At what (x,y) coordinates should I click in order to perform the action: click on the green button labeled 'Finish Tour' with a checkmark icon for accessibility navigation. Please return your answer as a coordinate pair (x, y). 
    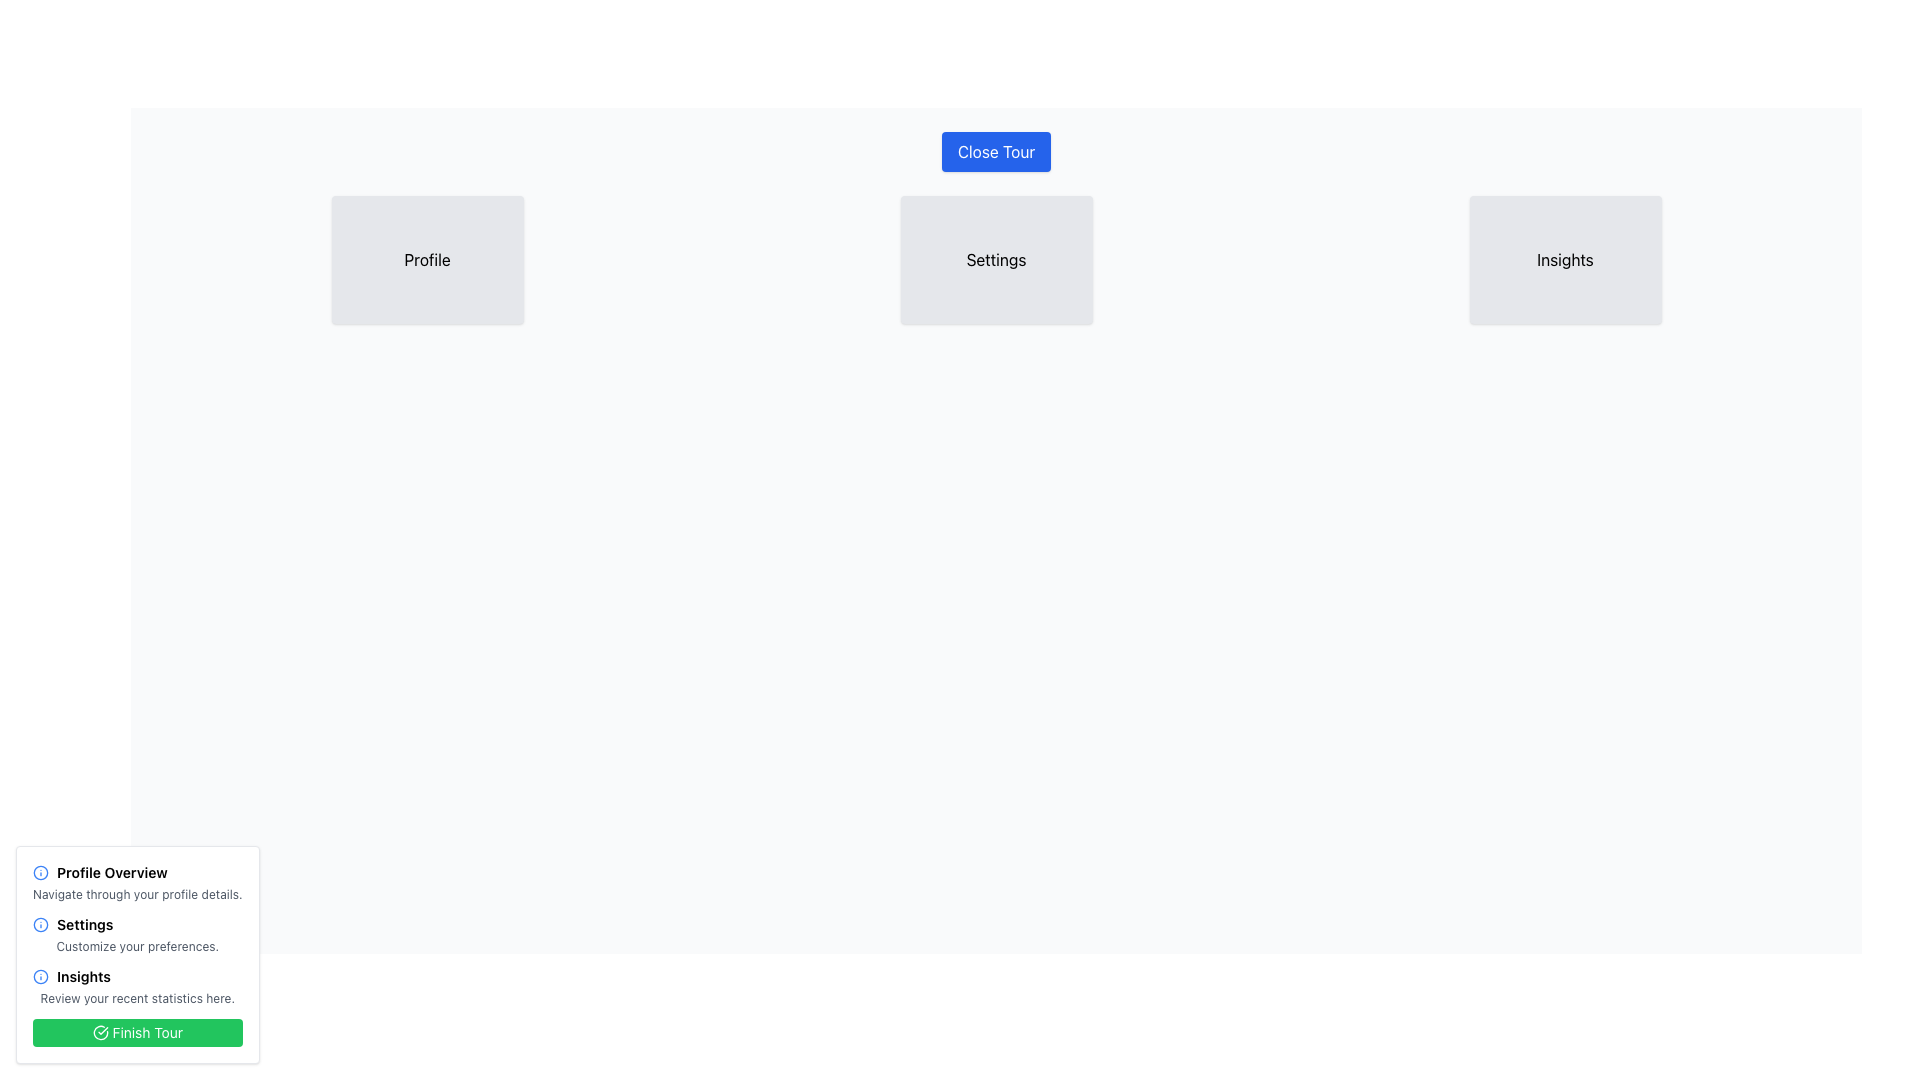
    Looking at the image, I should click on (136, 1033).